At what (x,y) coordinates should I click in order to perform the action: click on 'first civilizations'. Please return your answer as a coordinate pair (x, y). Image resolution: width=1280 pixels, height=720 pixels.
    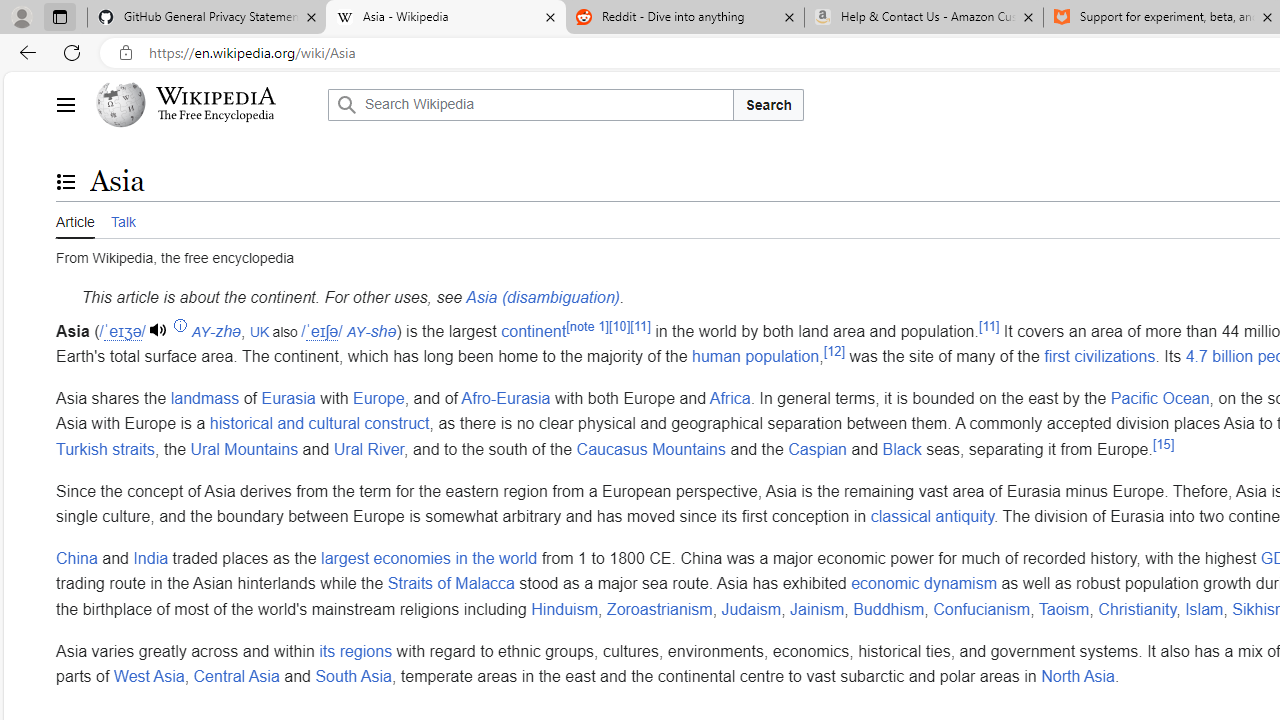
    Looking at the image, I should click on (1099, 355).